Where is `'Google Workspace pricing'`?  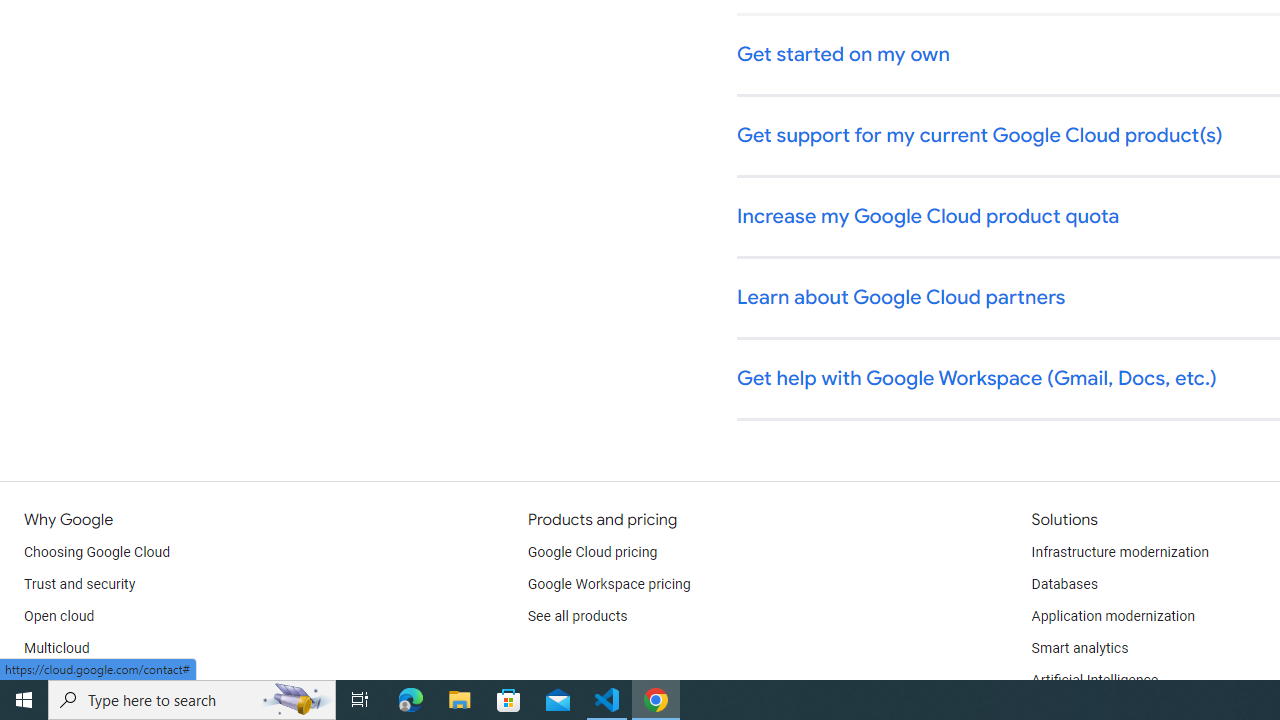 'Google Workspace pricing' is located at coordinates (608, 585).